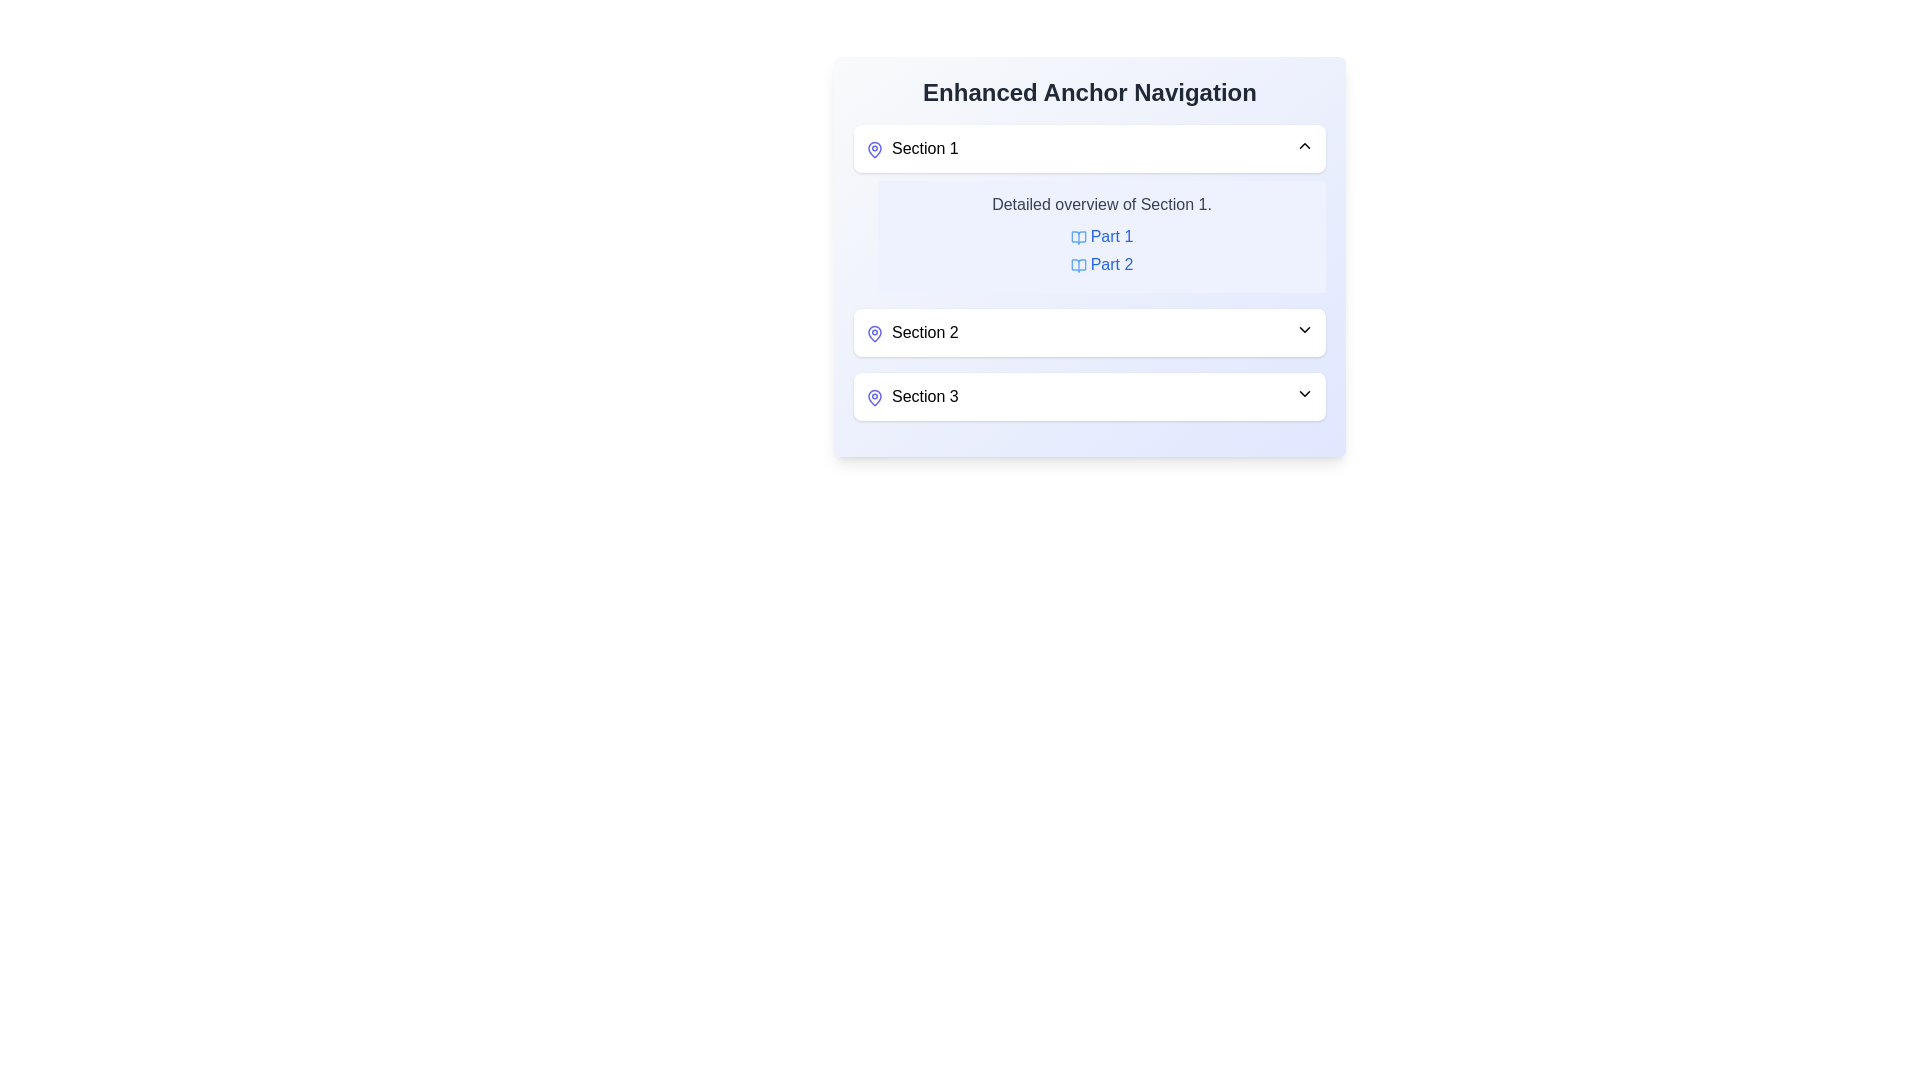  Describe the element at coordinates (874, 397) in the screenshot. I see `the pin icon representing 'Section 3' located to the left of the text within the 'Enhanced Anchor Navigation' panel` at that location.